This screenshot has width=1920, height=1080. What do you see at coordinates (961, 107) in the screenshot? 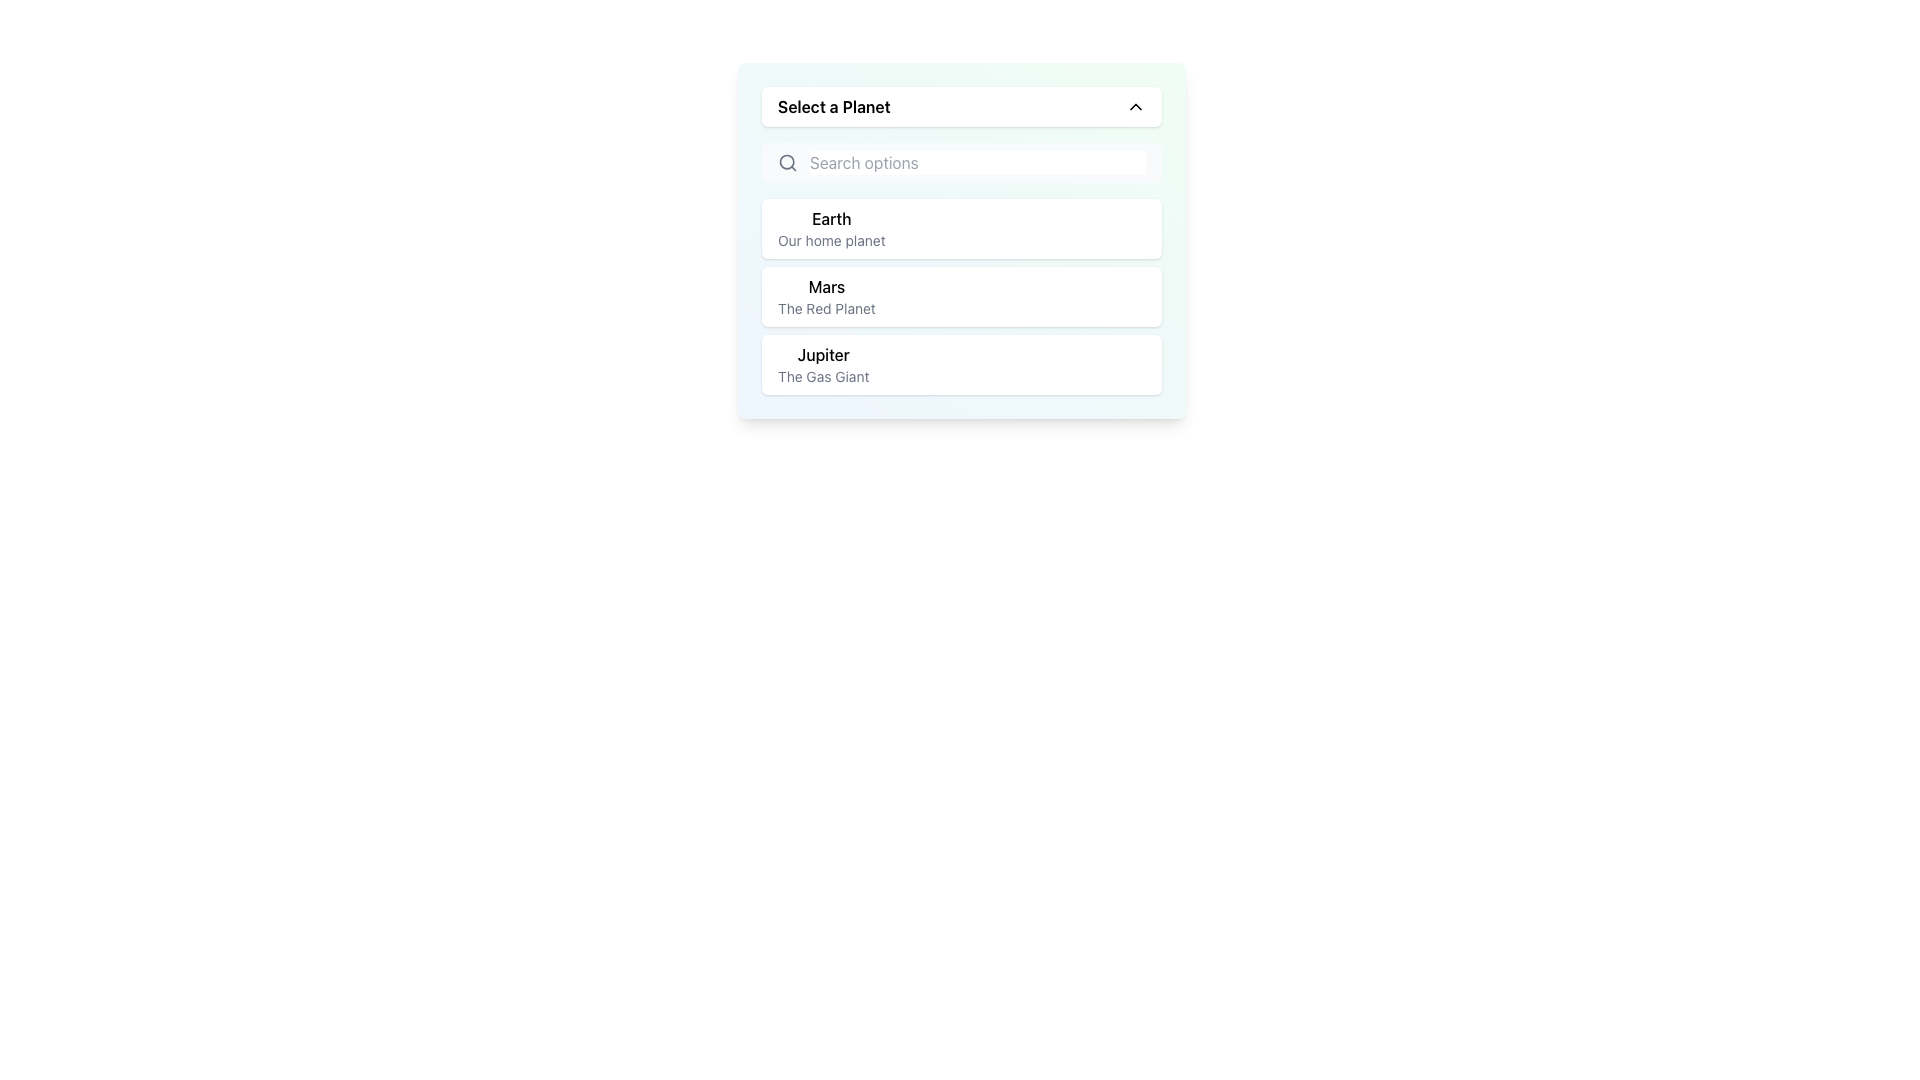
I see `the Dropdown Trigger labeled 'Select a Planet'` at bounding box center [961, 107].